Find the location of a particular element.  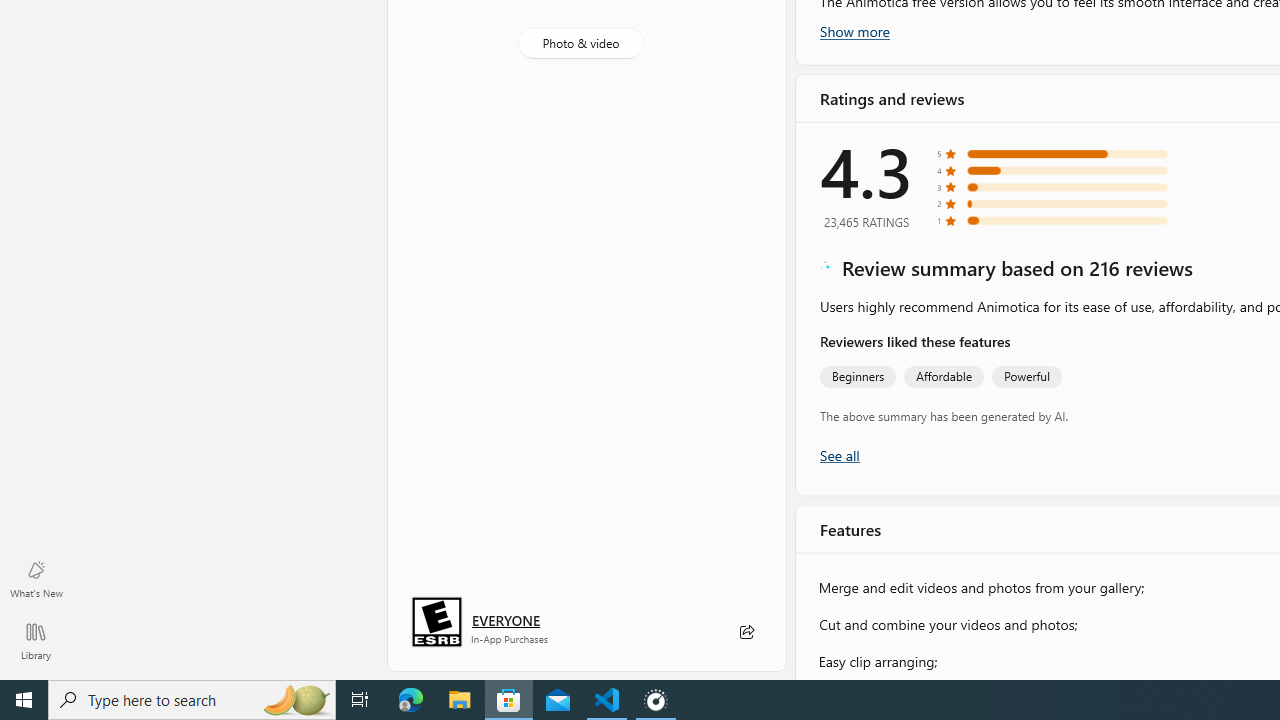

'Share' is located at coordinates (745, 632).